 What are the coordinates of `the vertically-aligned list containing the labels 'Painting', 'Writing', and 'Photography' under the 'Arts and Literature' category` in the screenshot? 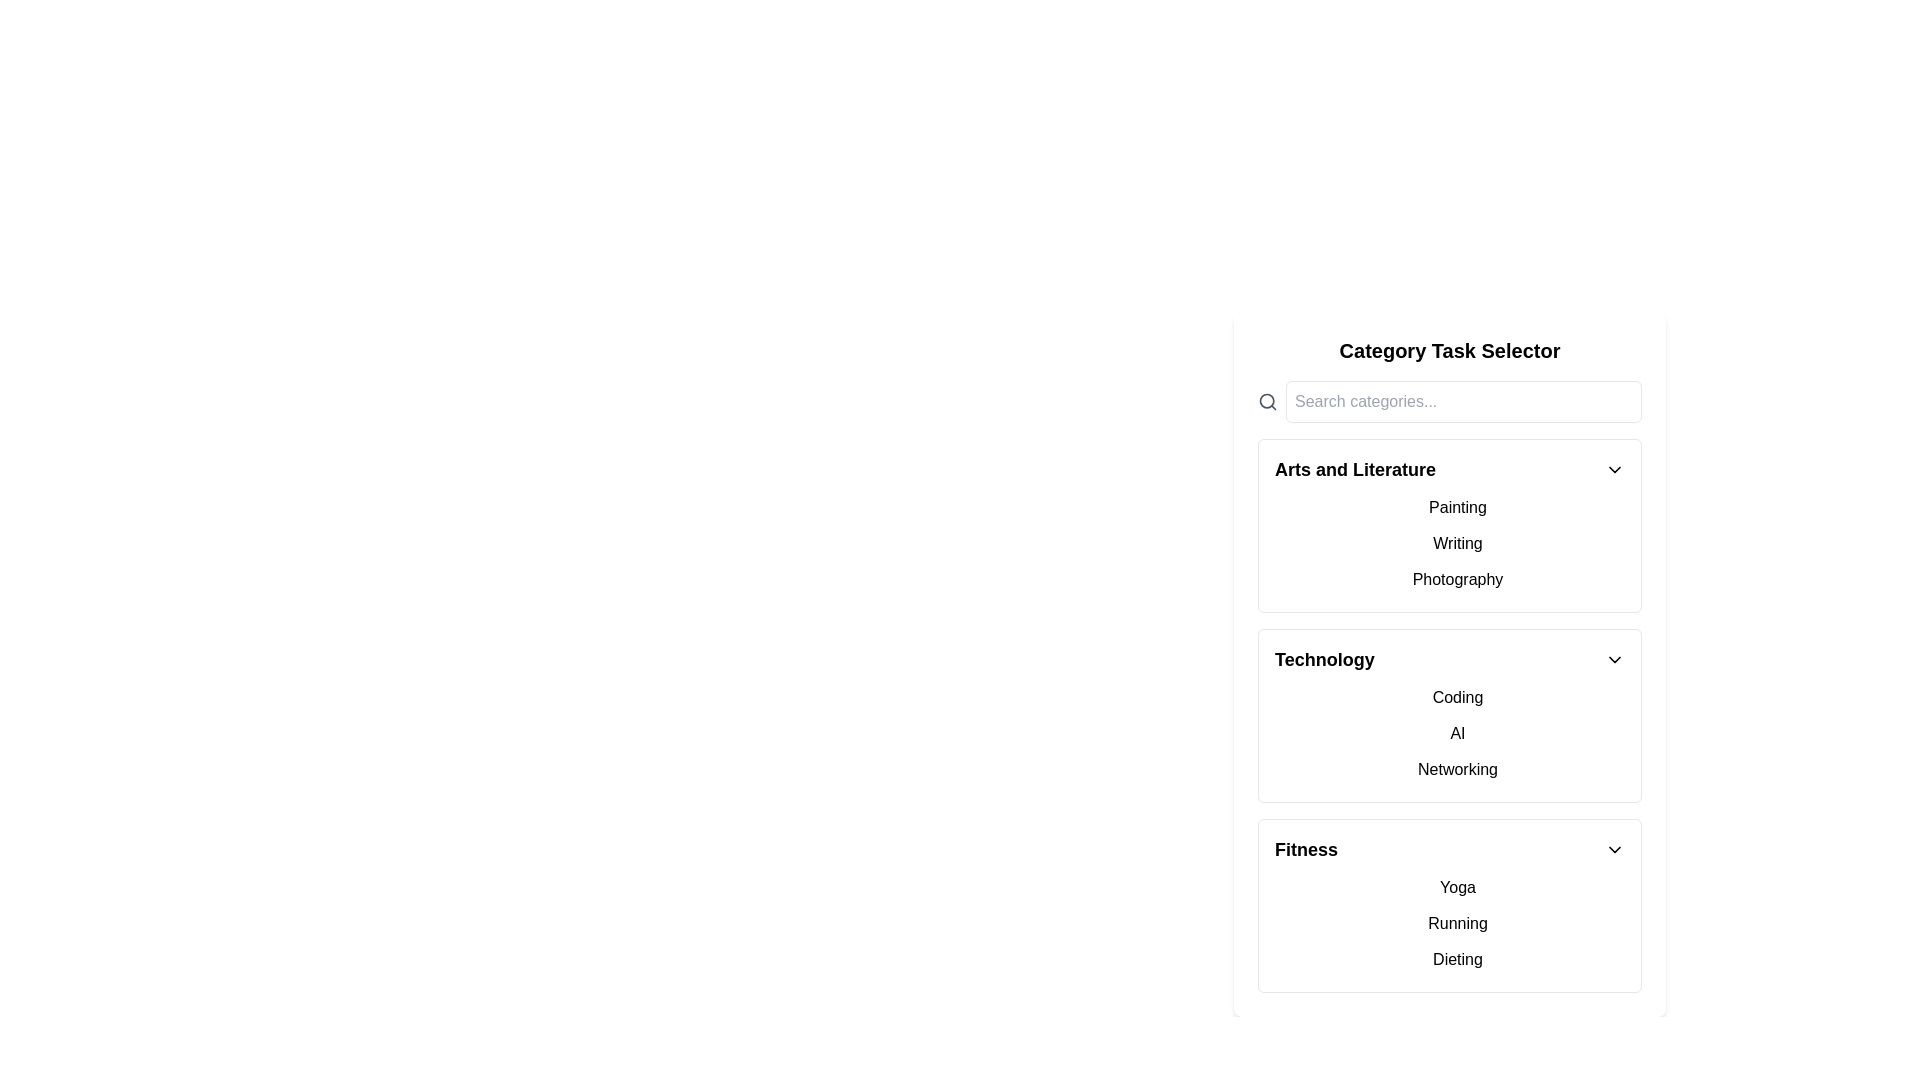 It's located at (1449, 543).